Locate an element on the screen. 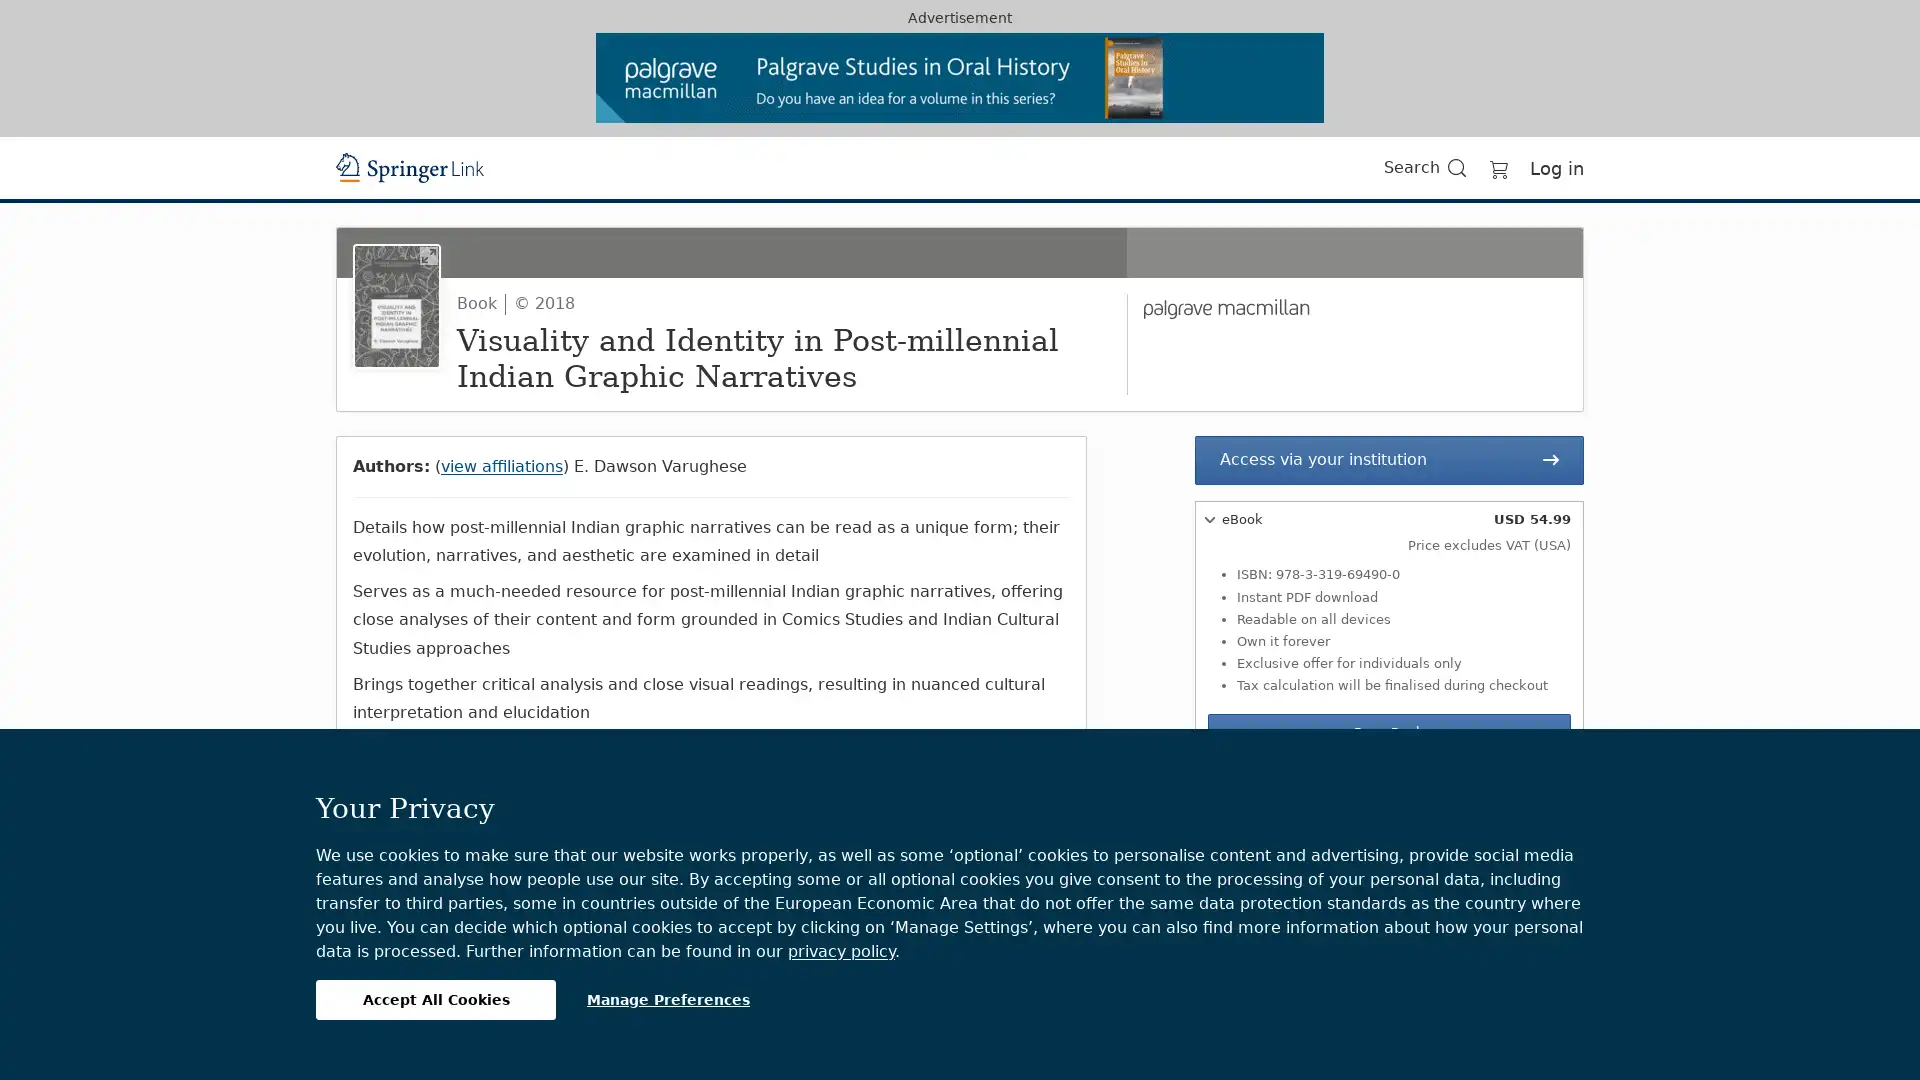  eBook USD 54.99 is located at coordinates (1387, 518).